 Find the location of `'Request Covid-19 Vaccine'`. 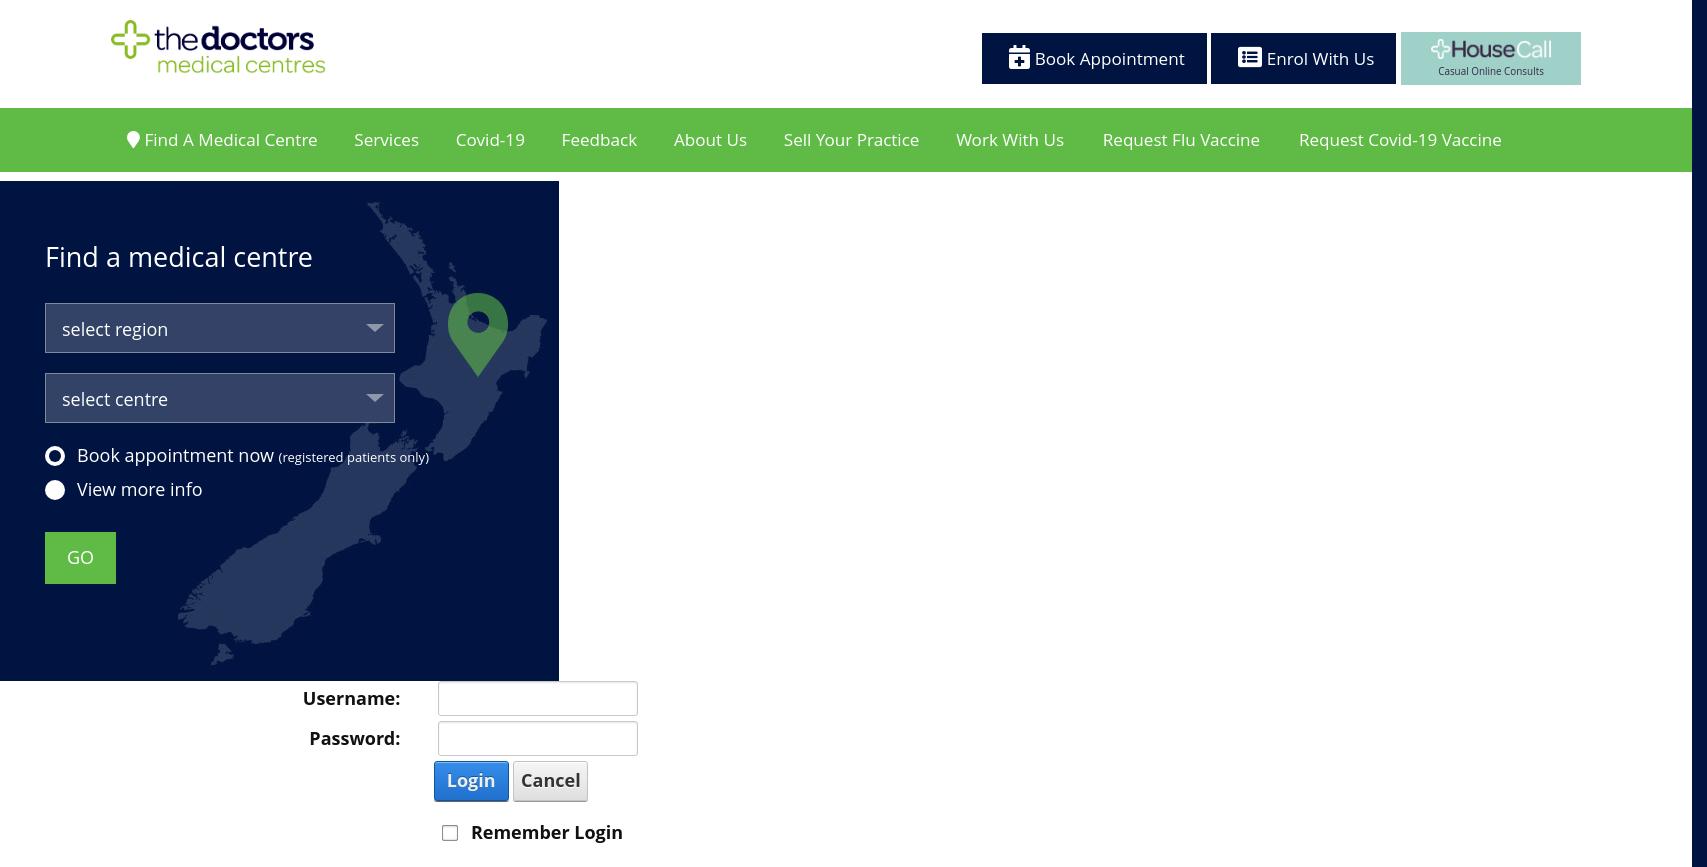

'Request Covid-19 Vaccine' is located at coordinates (1398, 155).